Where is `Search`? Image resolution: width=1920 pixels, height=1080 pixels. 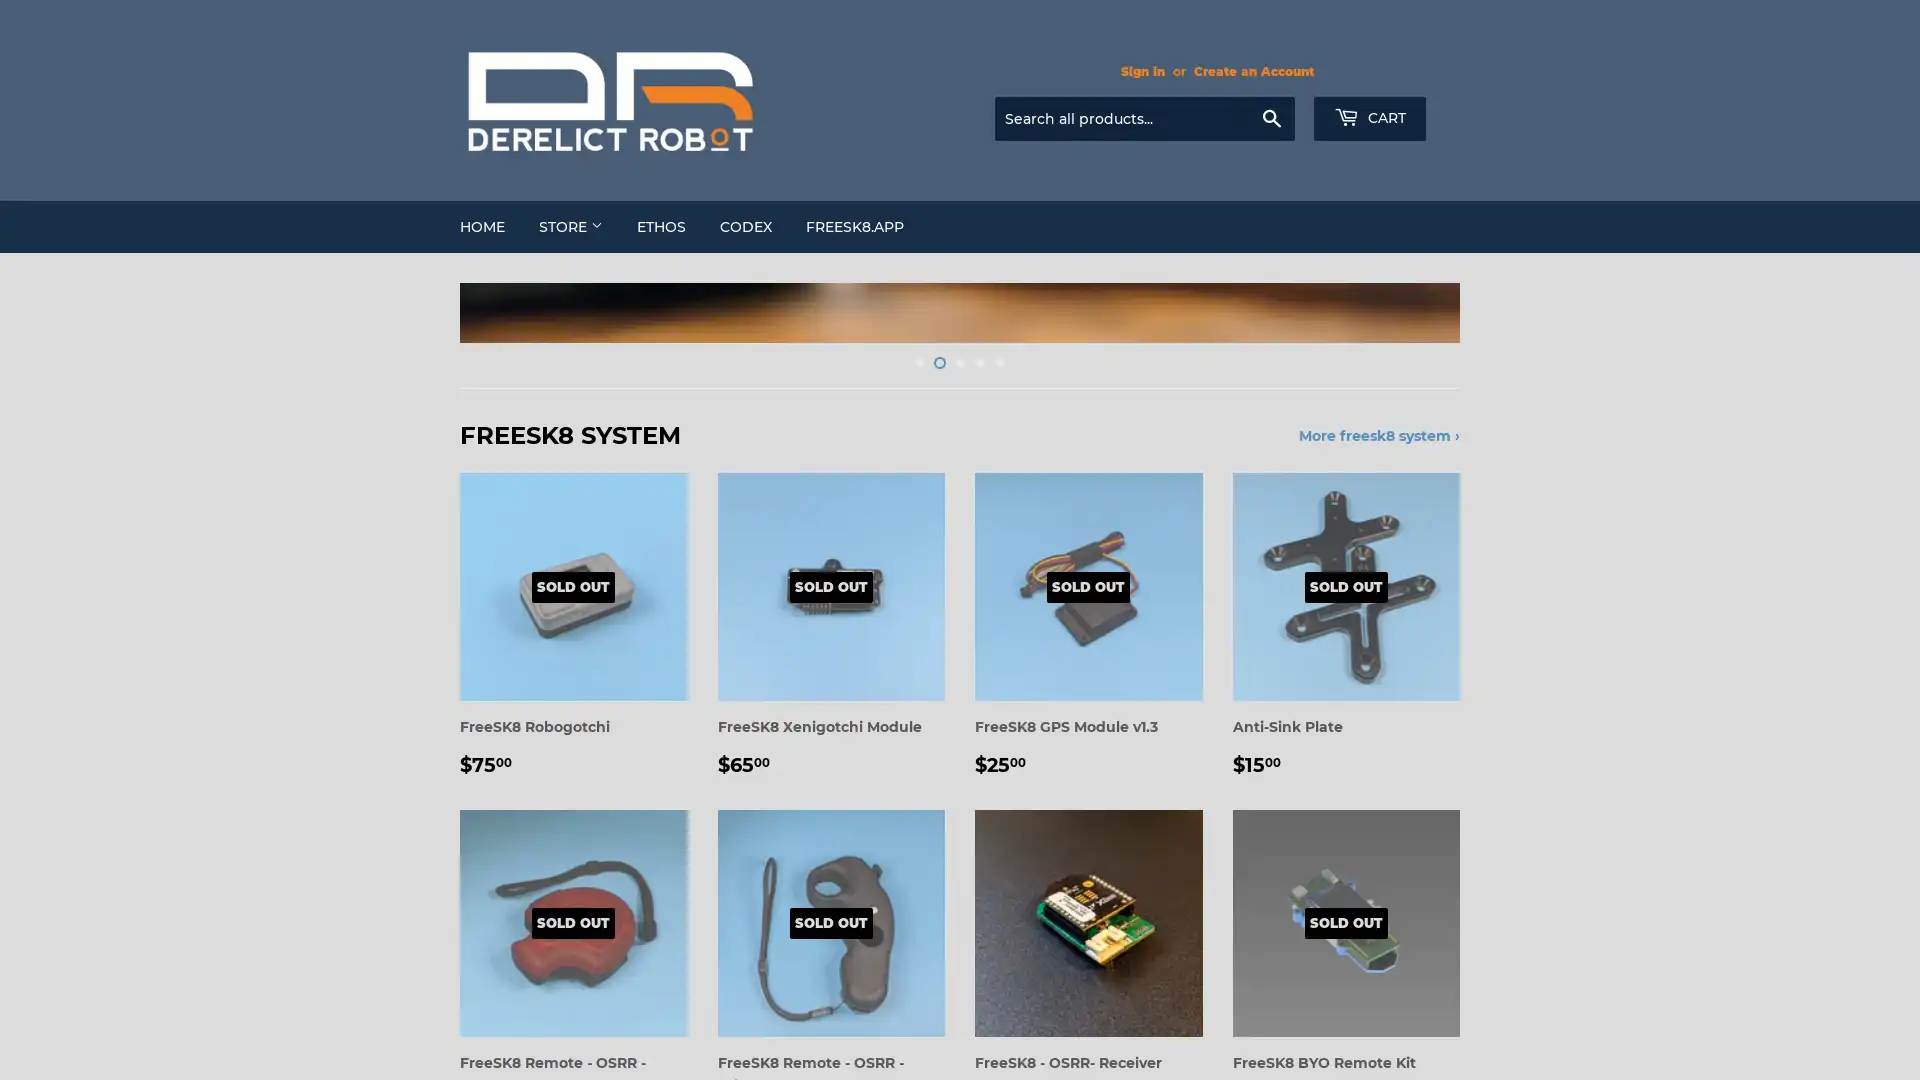 Search is located at coordinates (1270, 119).